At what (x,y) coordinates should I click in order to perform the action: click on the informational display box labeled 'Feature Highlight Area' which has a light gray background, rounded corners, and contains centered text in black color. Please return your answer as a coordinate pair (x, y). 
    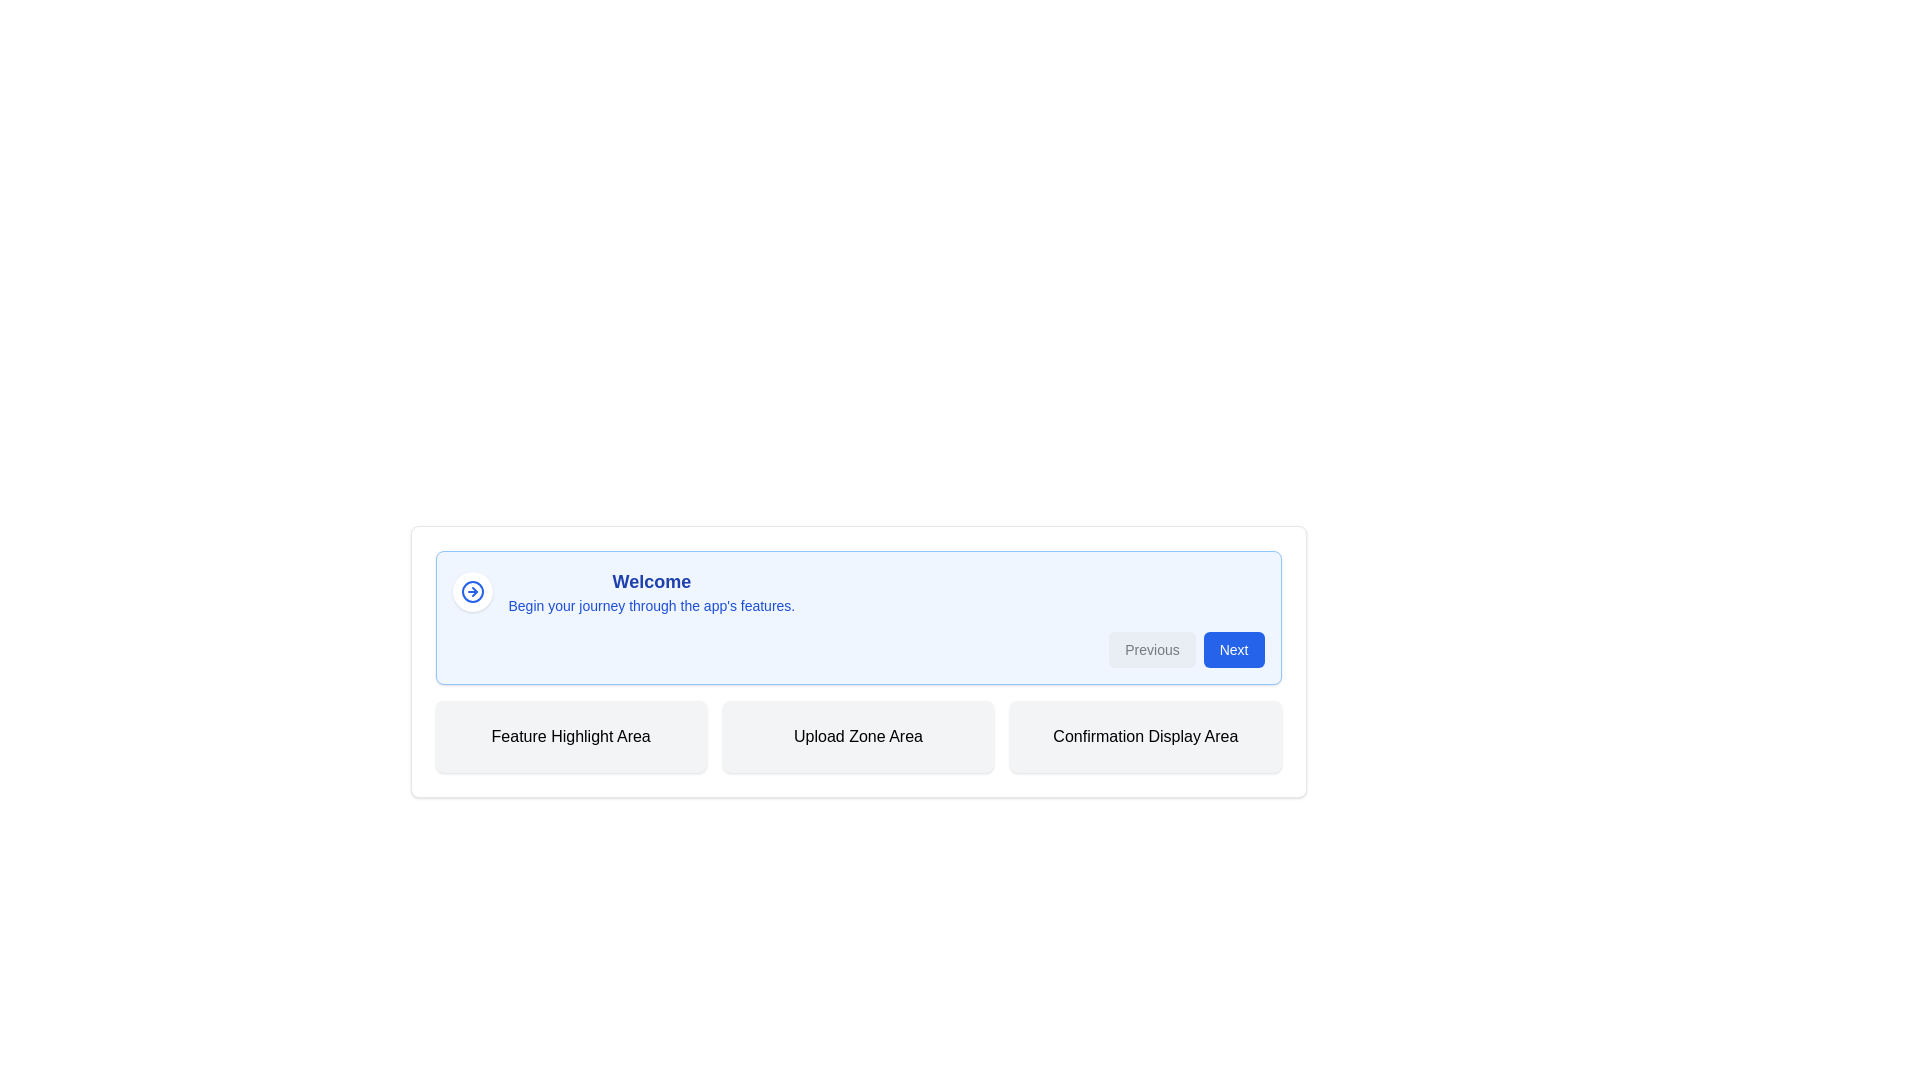
    Looking at the image, I should click on (570, 736).